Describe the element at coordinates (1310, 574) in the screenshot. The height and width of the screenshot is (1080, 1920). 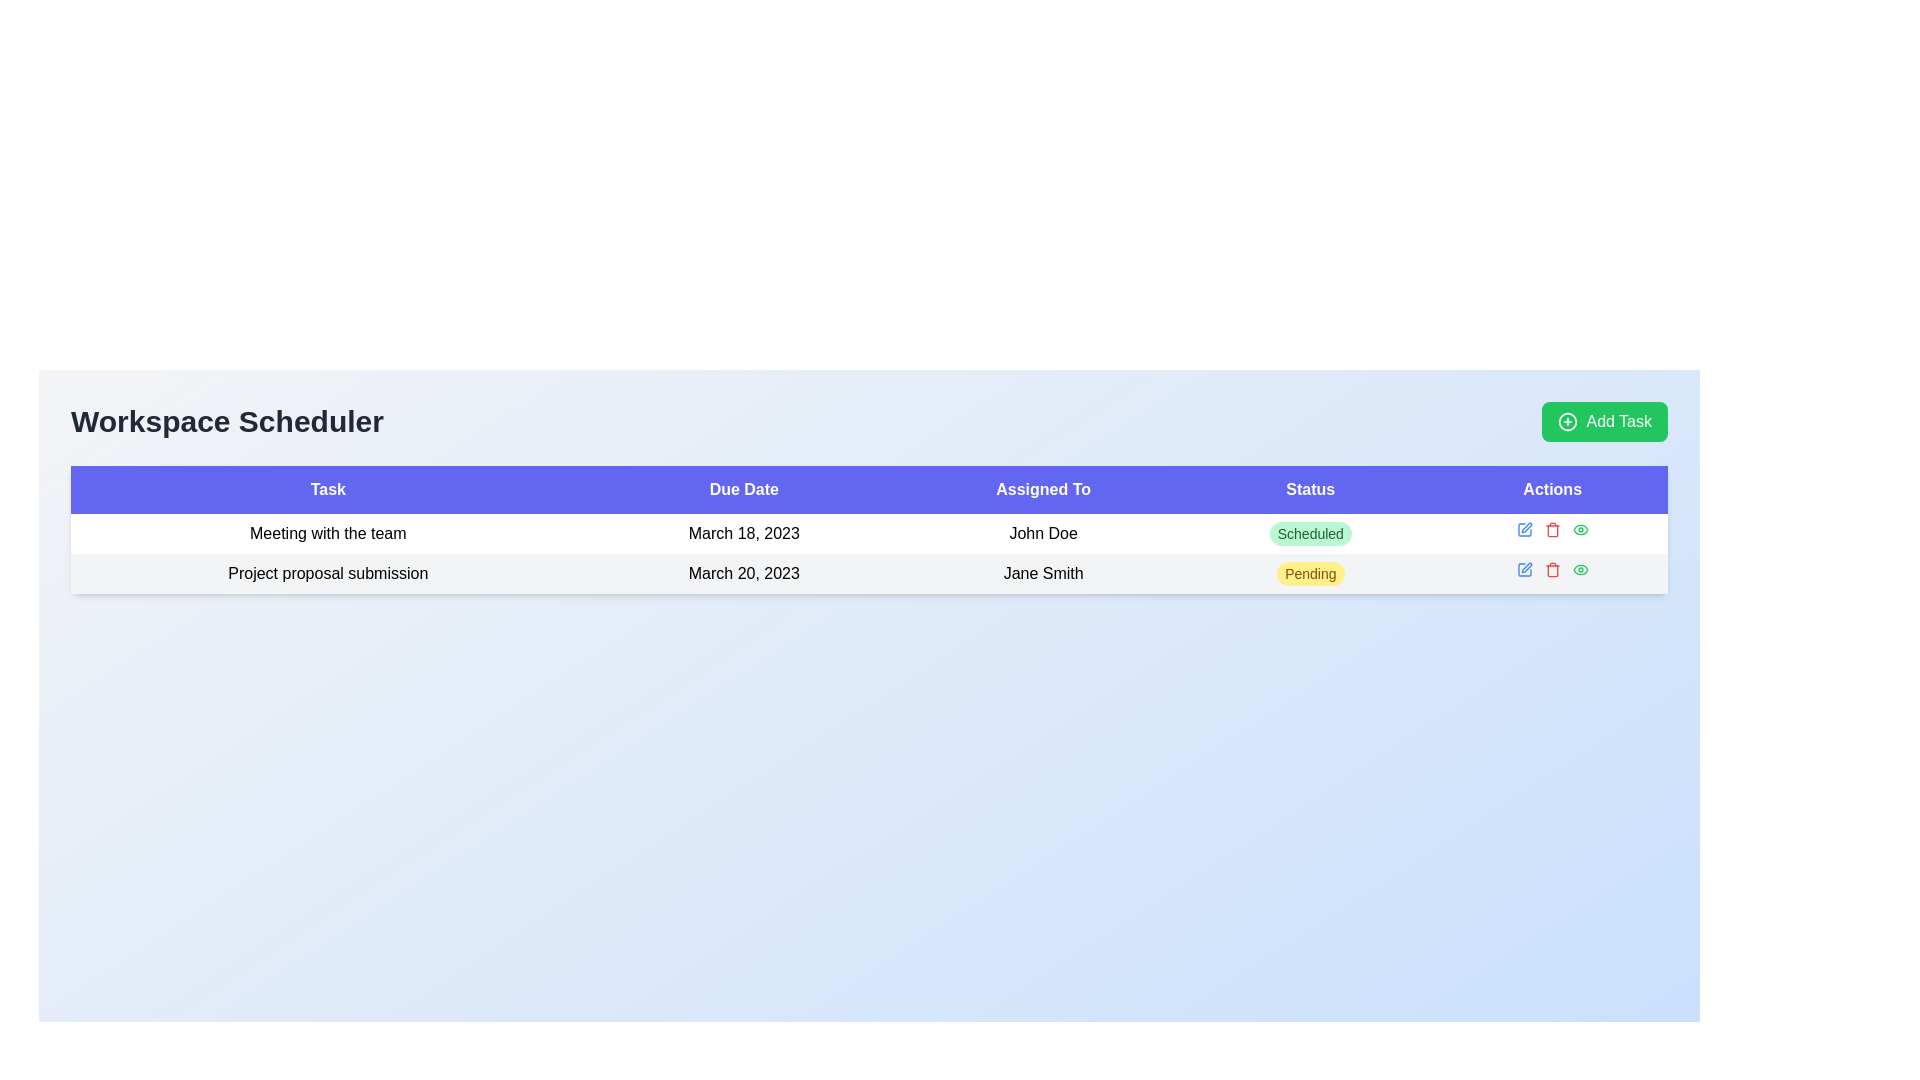
I see `the Status label indicating 'Pending' in the fourth cell of the table row for 'Project proposal submission' assigned to 'Jane Smith'` at that location.